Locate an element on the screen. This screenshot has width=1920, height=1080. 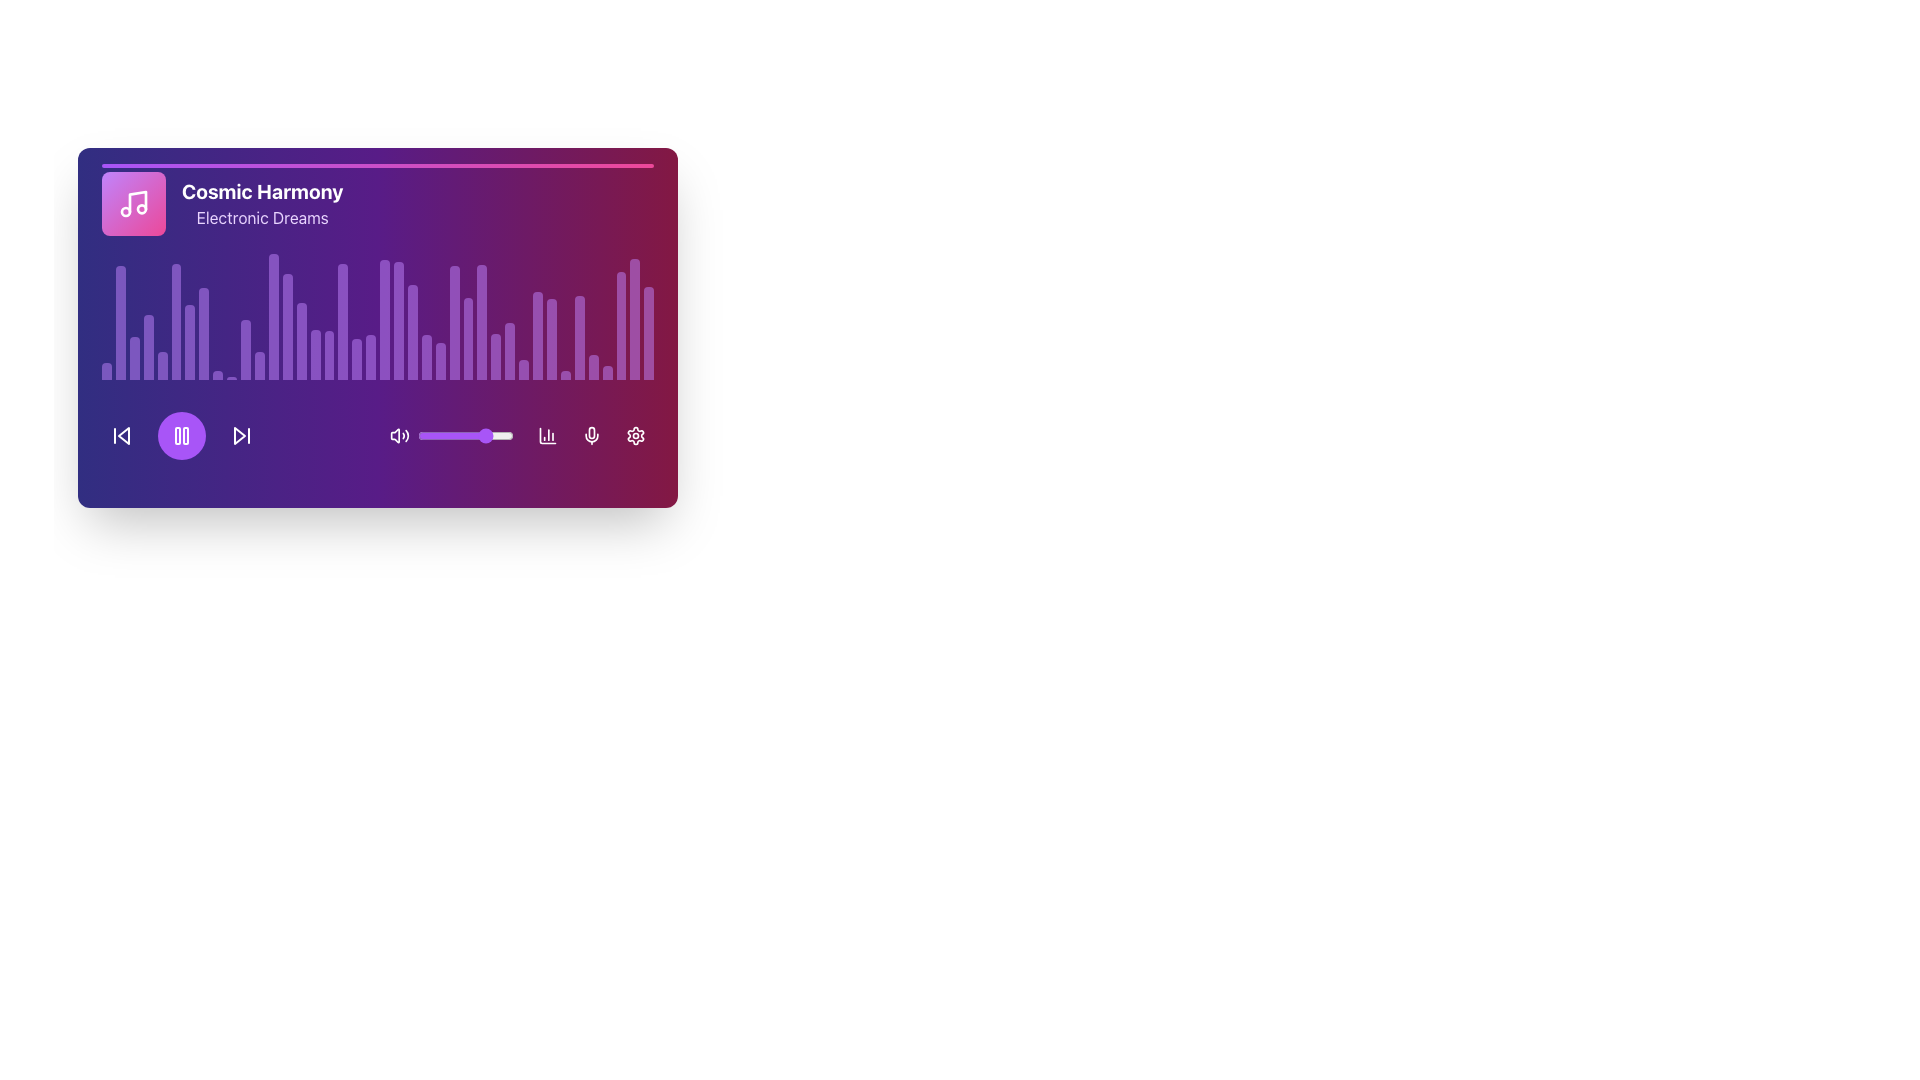
the 'skip forward' button, which is the third playback control button located towards the bottom center of the media player interface is located at coordinates (240, 434).